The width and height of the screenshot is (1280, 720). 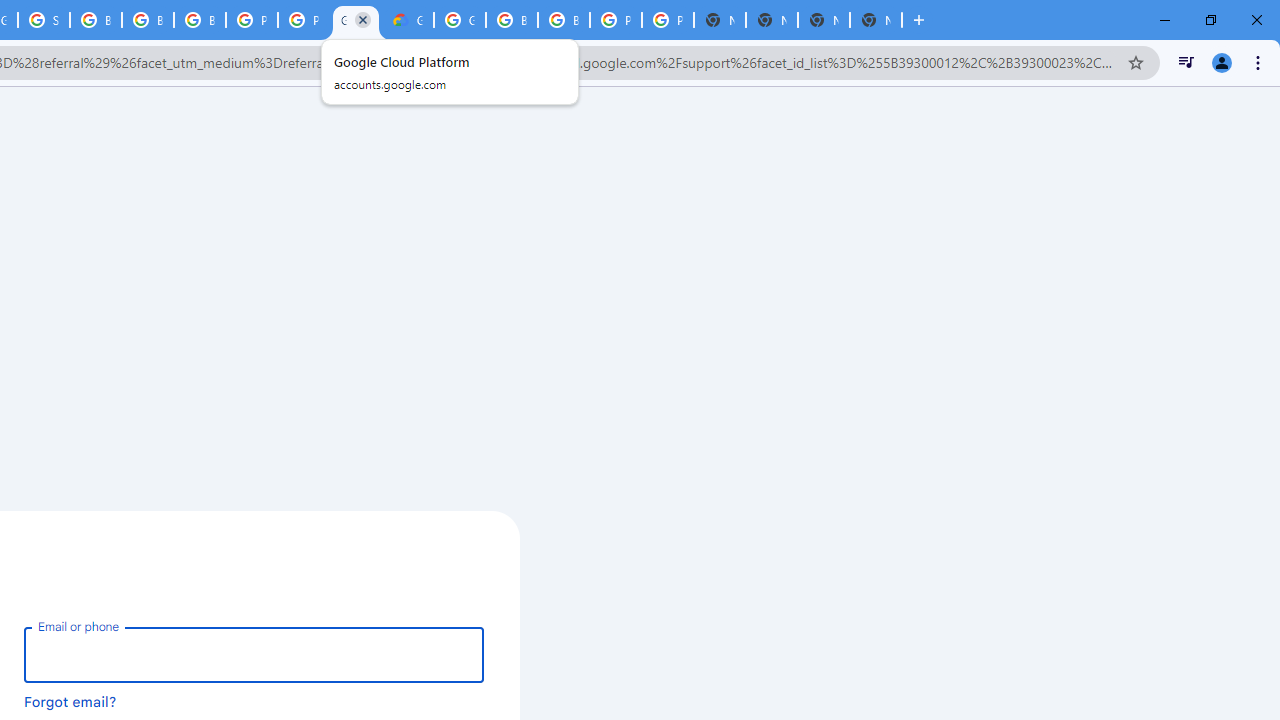 What do you see at coordinates (876, 20) in the screenshot?
I see `'New Tab'` at bounding box center [876, 20].